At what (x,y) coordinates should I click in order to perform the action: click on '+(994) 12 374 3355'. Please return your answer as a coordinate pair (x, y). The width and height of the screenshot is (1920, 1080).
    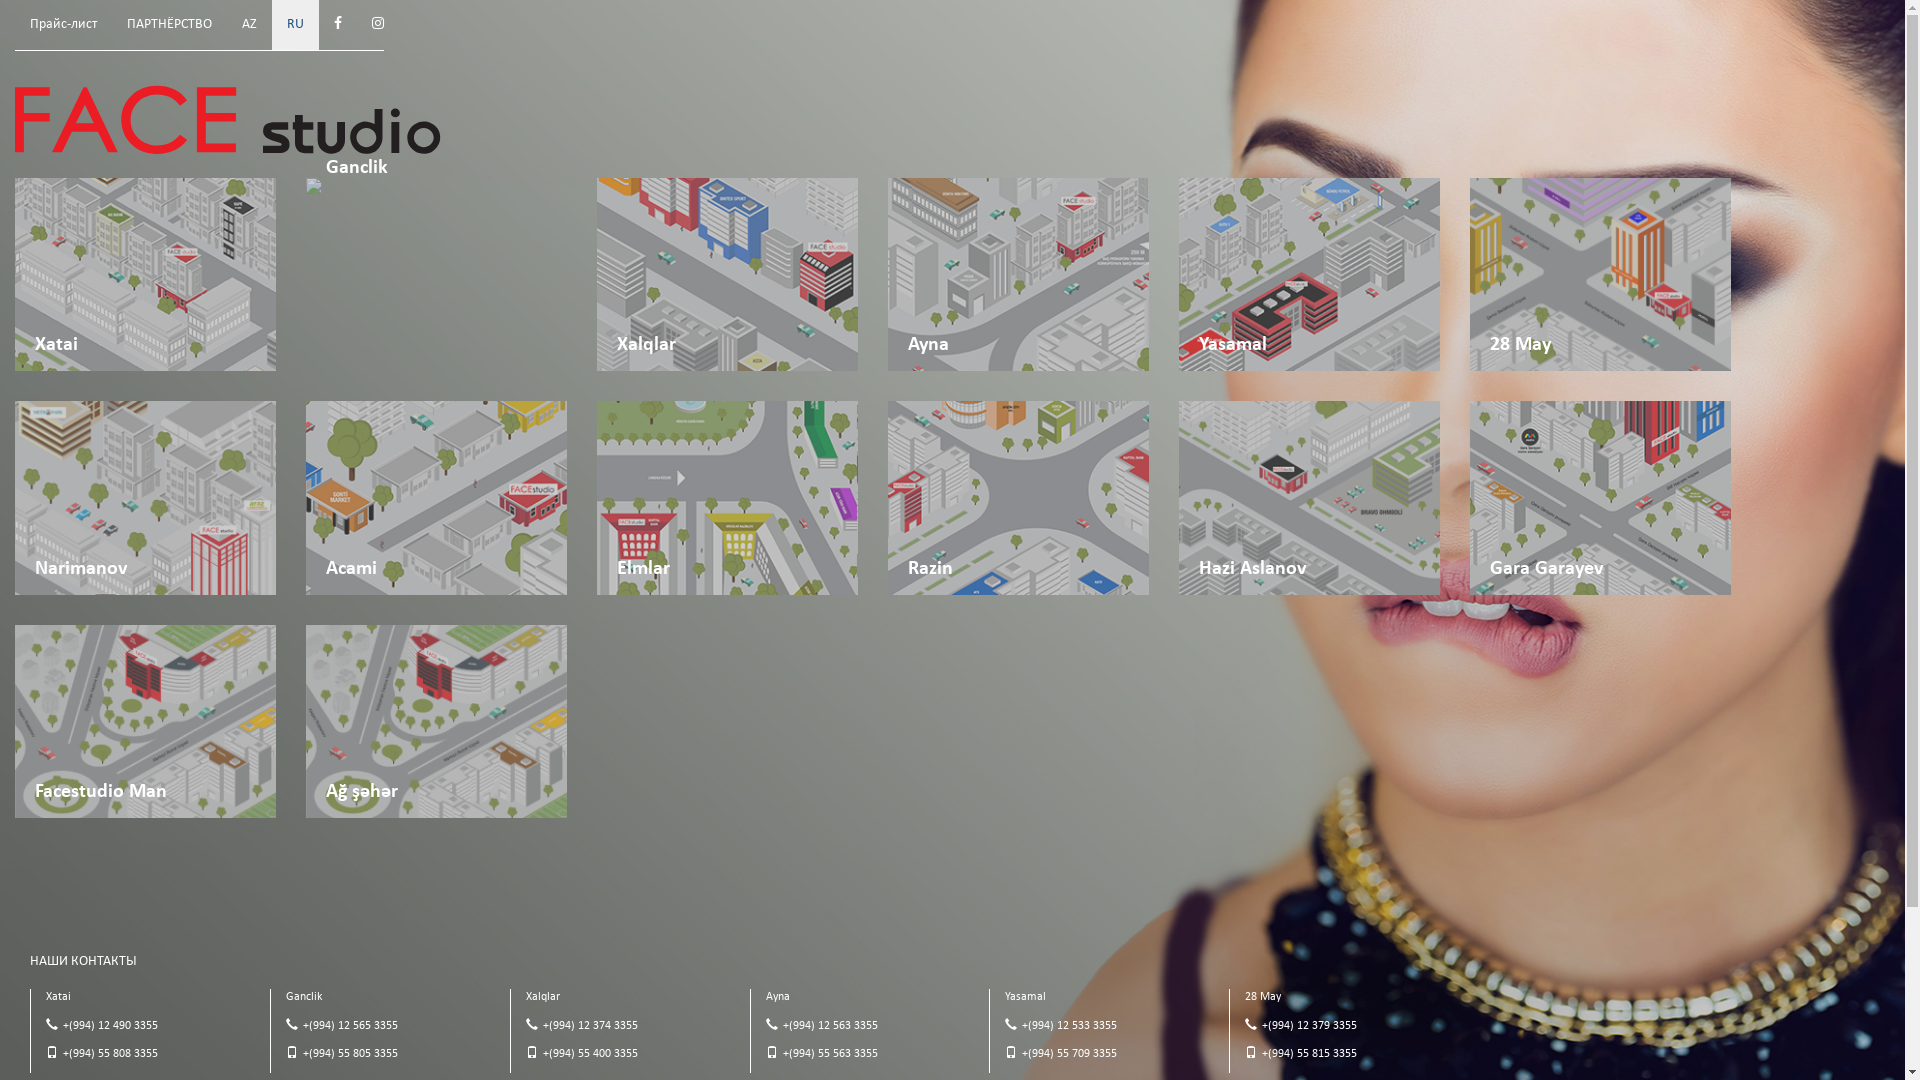
    Looking at the image, I should click on (542, 1026).